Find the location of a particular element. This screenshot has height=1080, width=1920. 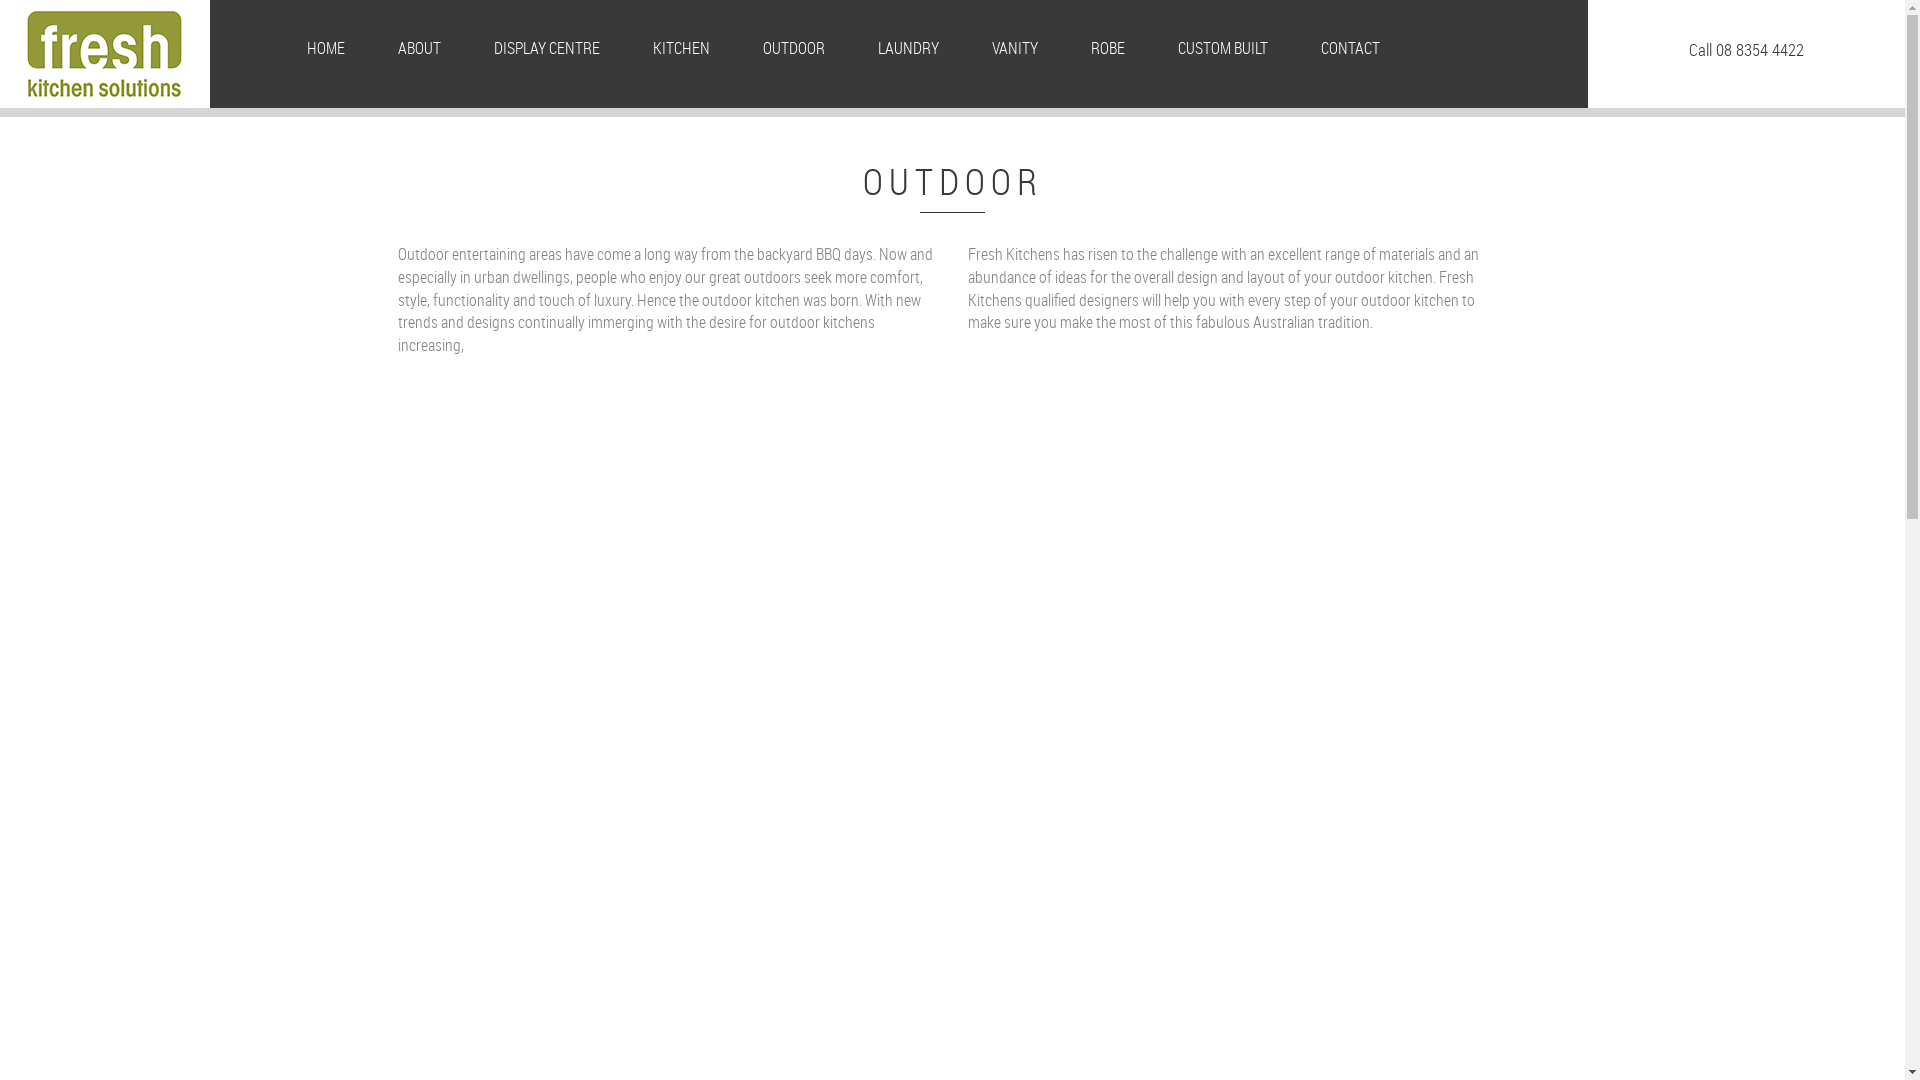

'ROBE' is located at coordinates (1107, 46).